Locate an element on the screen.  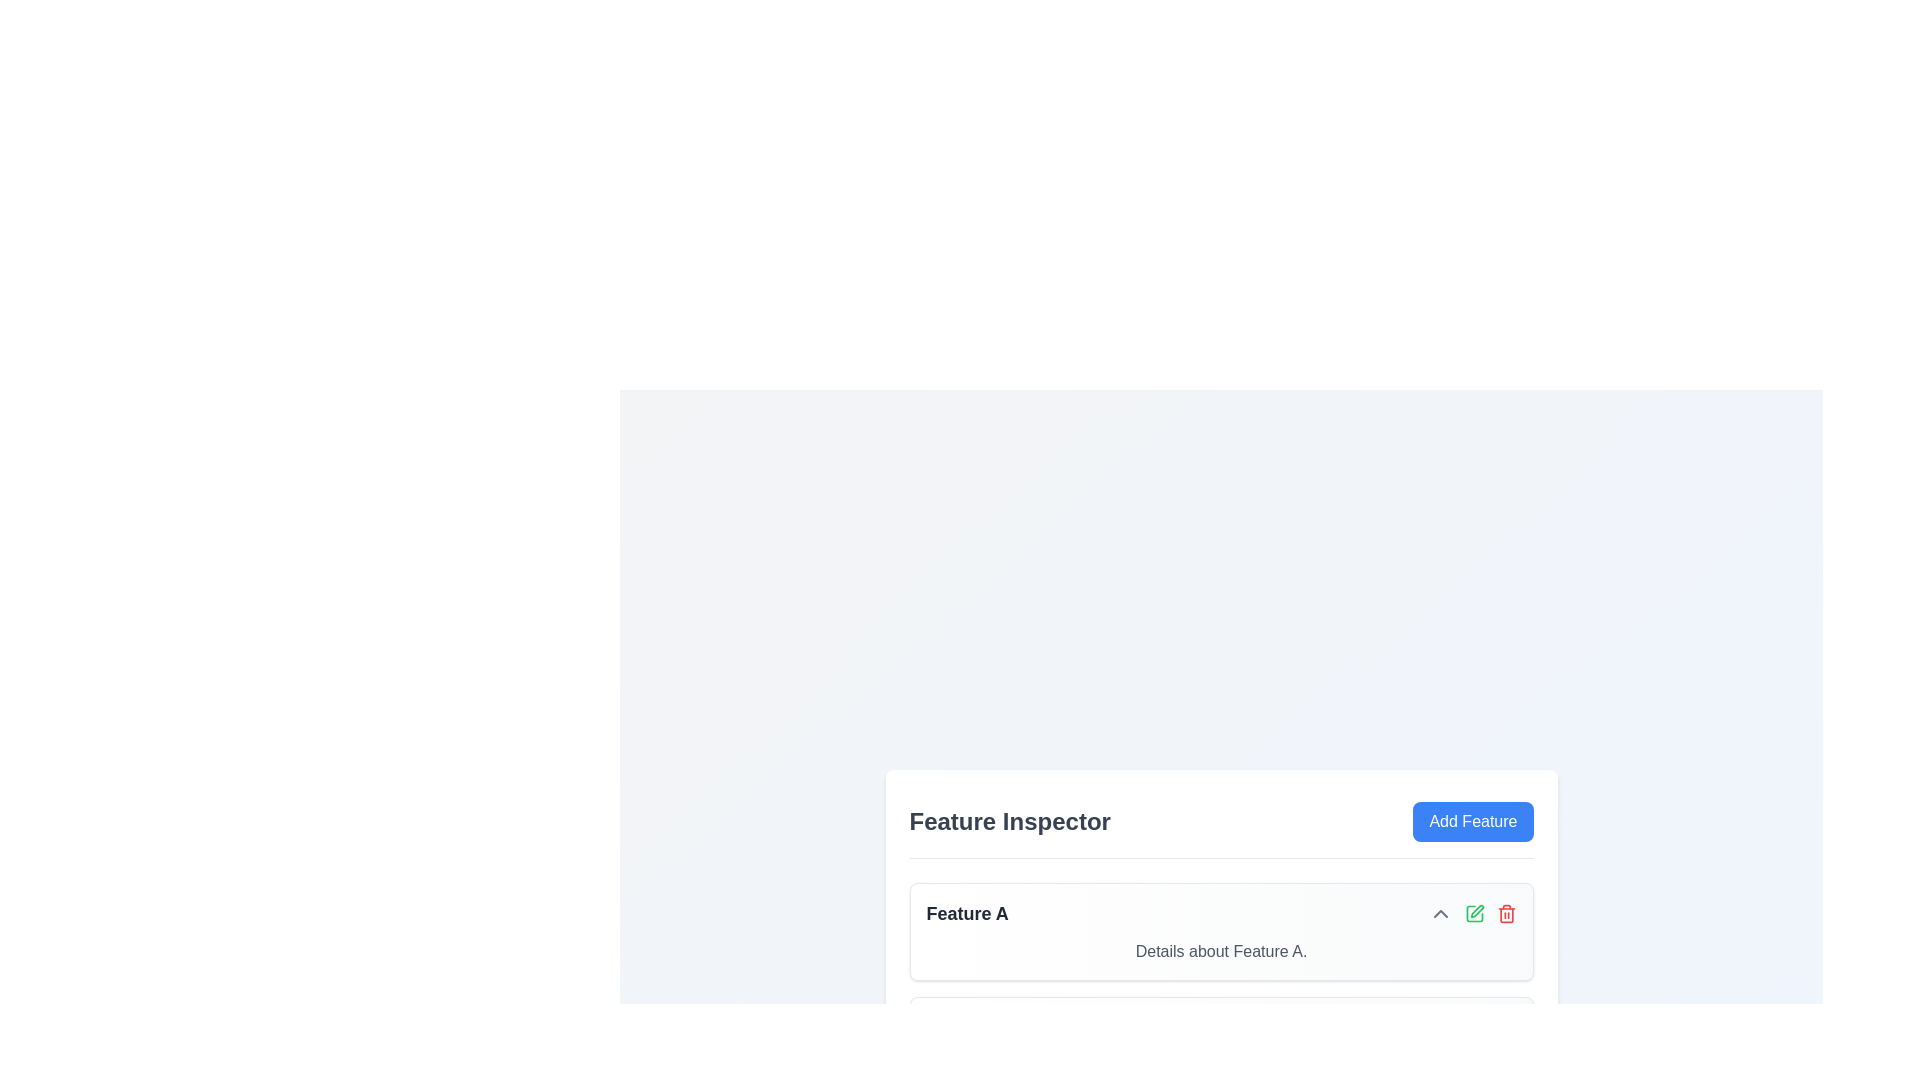
the delete Icon Button located at the far right of the feature list interface is located at coordinates (1506, 913).